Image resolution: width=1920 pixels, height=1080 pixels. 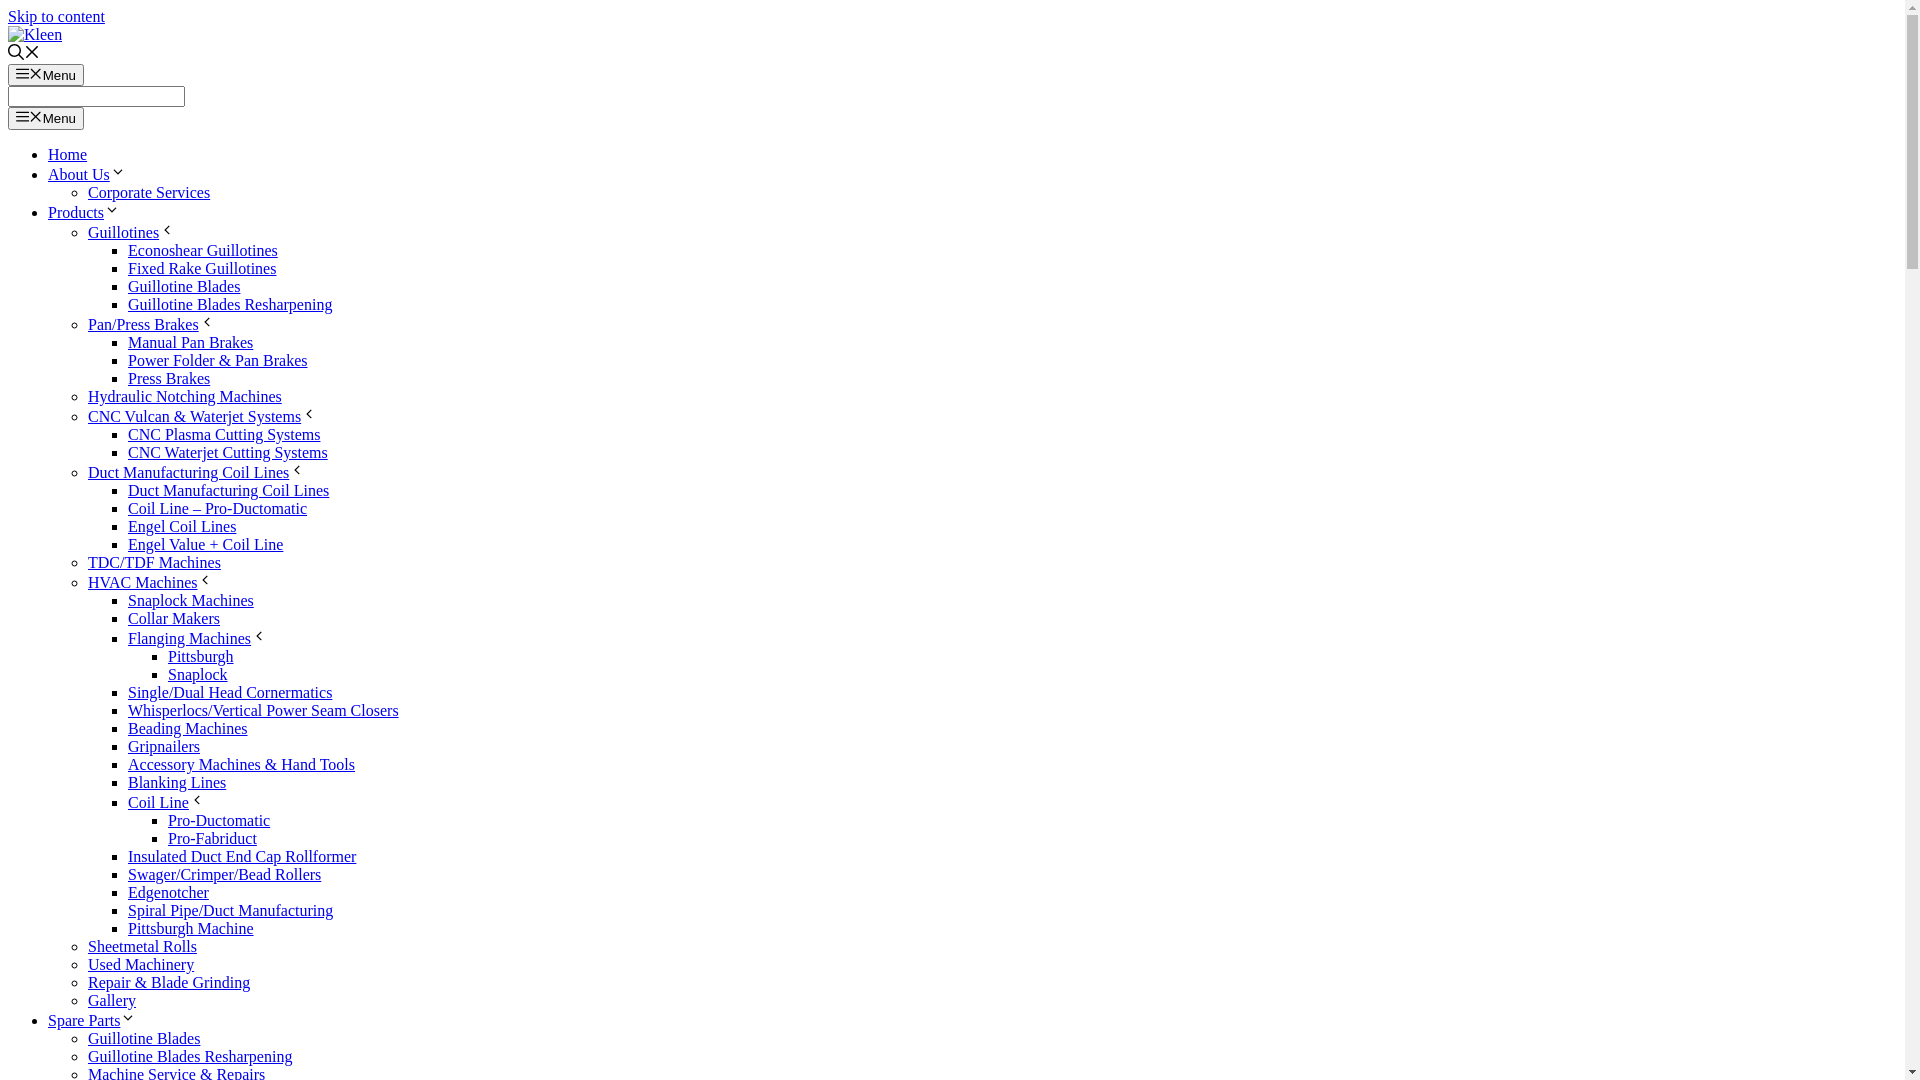 I want to click on 'Spare Parts', so click(x=90, y=1020).